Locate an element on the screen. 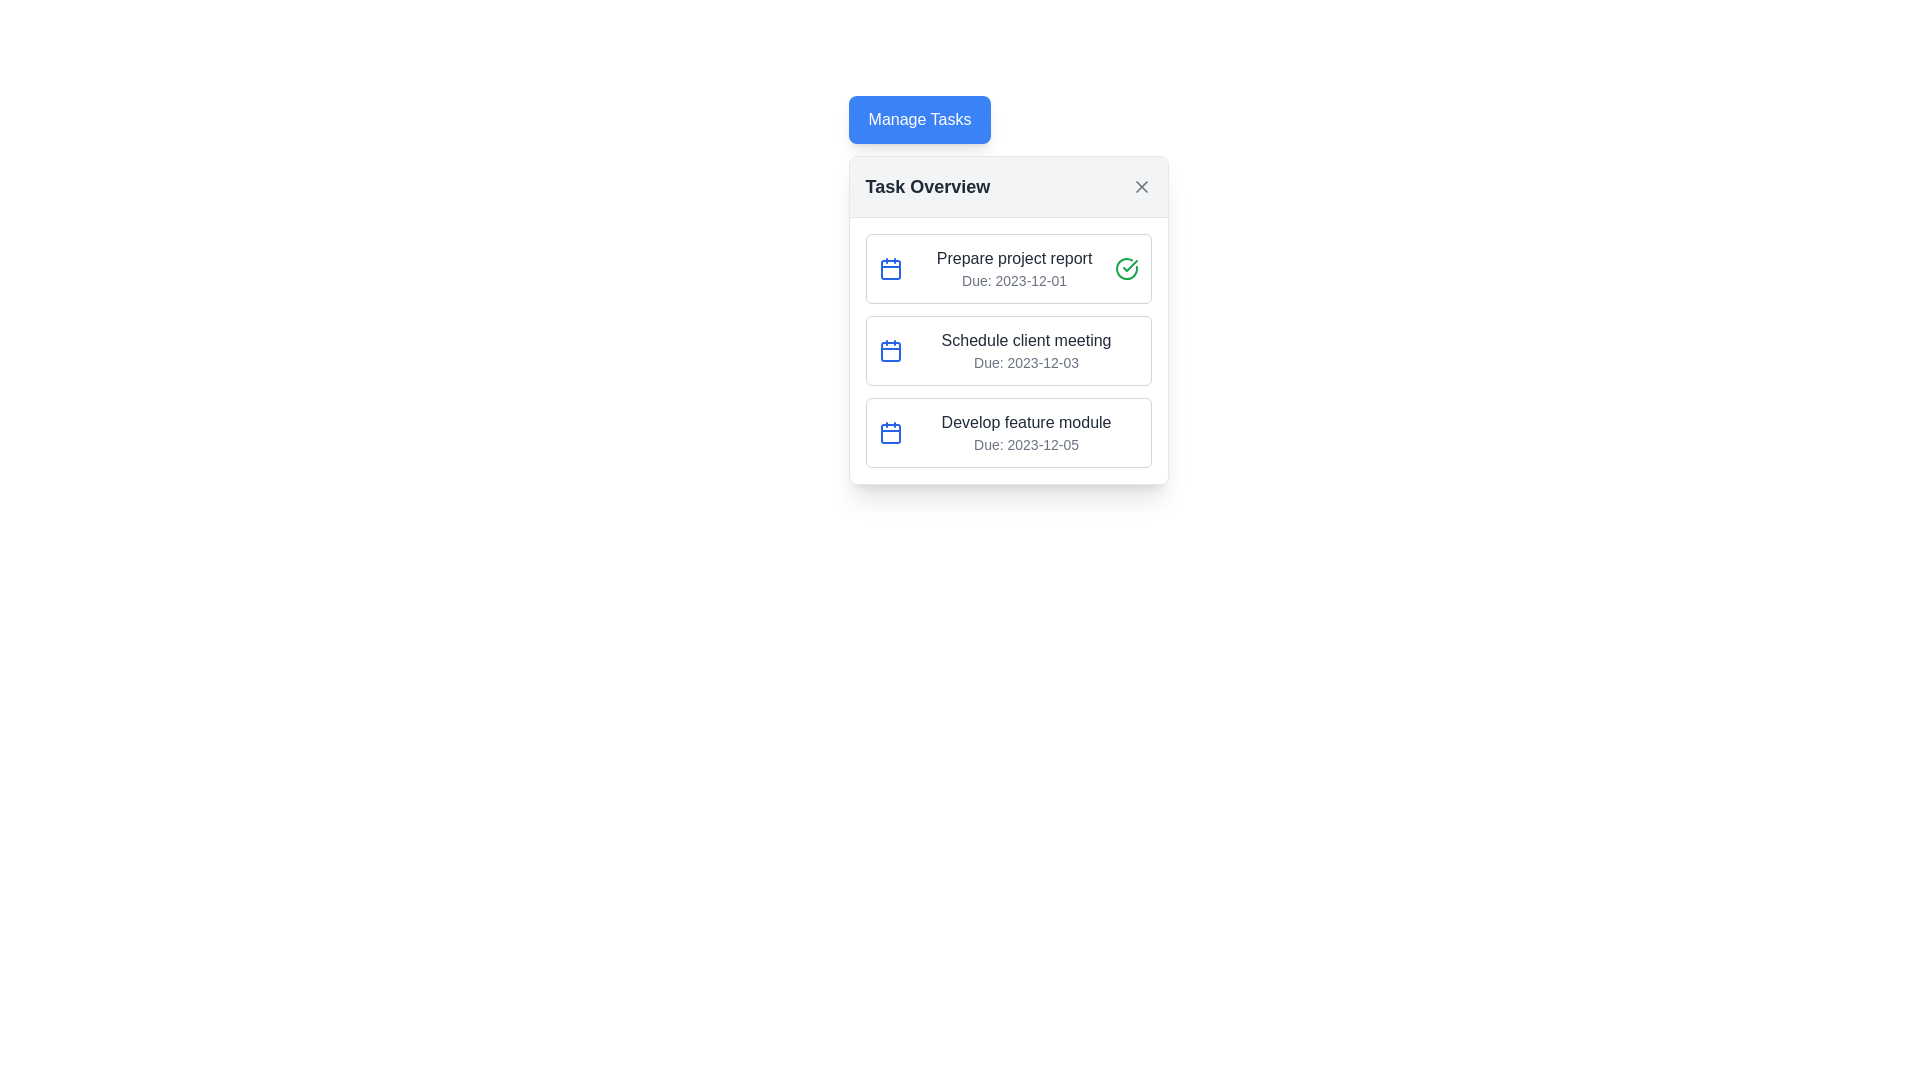 The image size is (1920, 1080). the TextDisplay element that displays a specific task with its description and due date, positioned centrally within a task list card, specifically the second item in a vertical list of tasks is located at coordinates (1026, 350).